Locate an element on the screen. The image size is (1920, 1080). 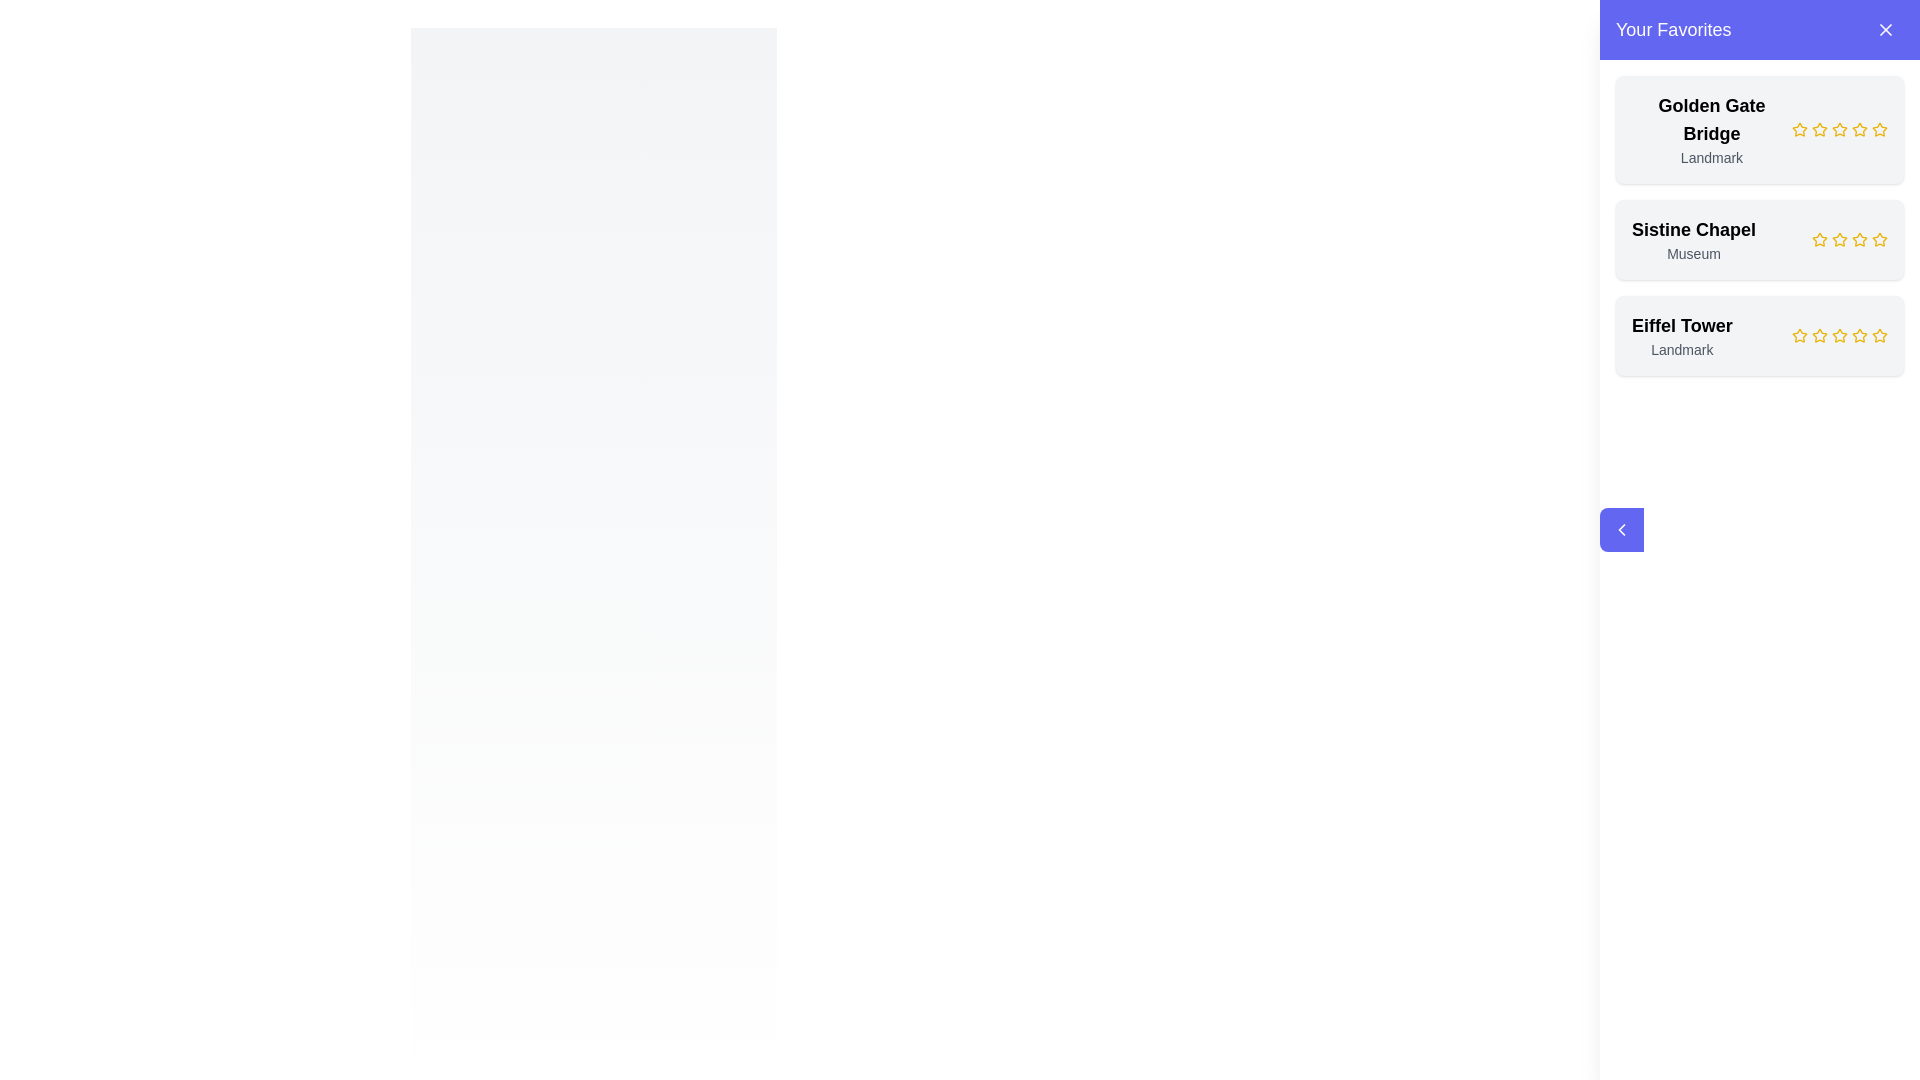
the third star-shaped icon with a yellow outline in the star rating system to rate it, located near the title 'Eiffel Tower' is located at coordinates (1819, 334).